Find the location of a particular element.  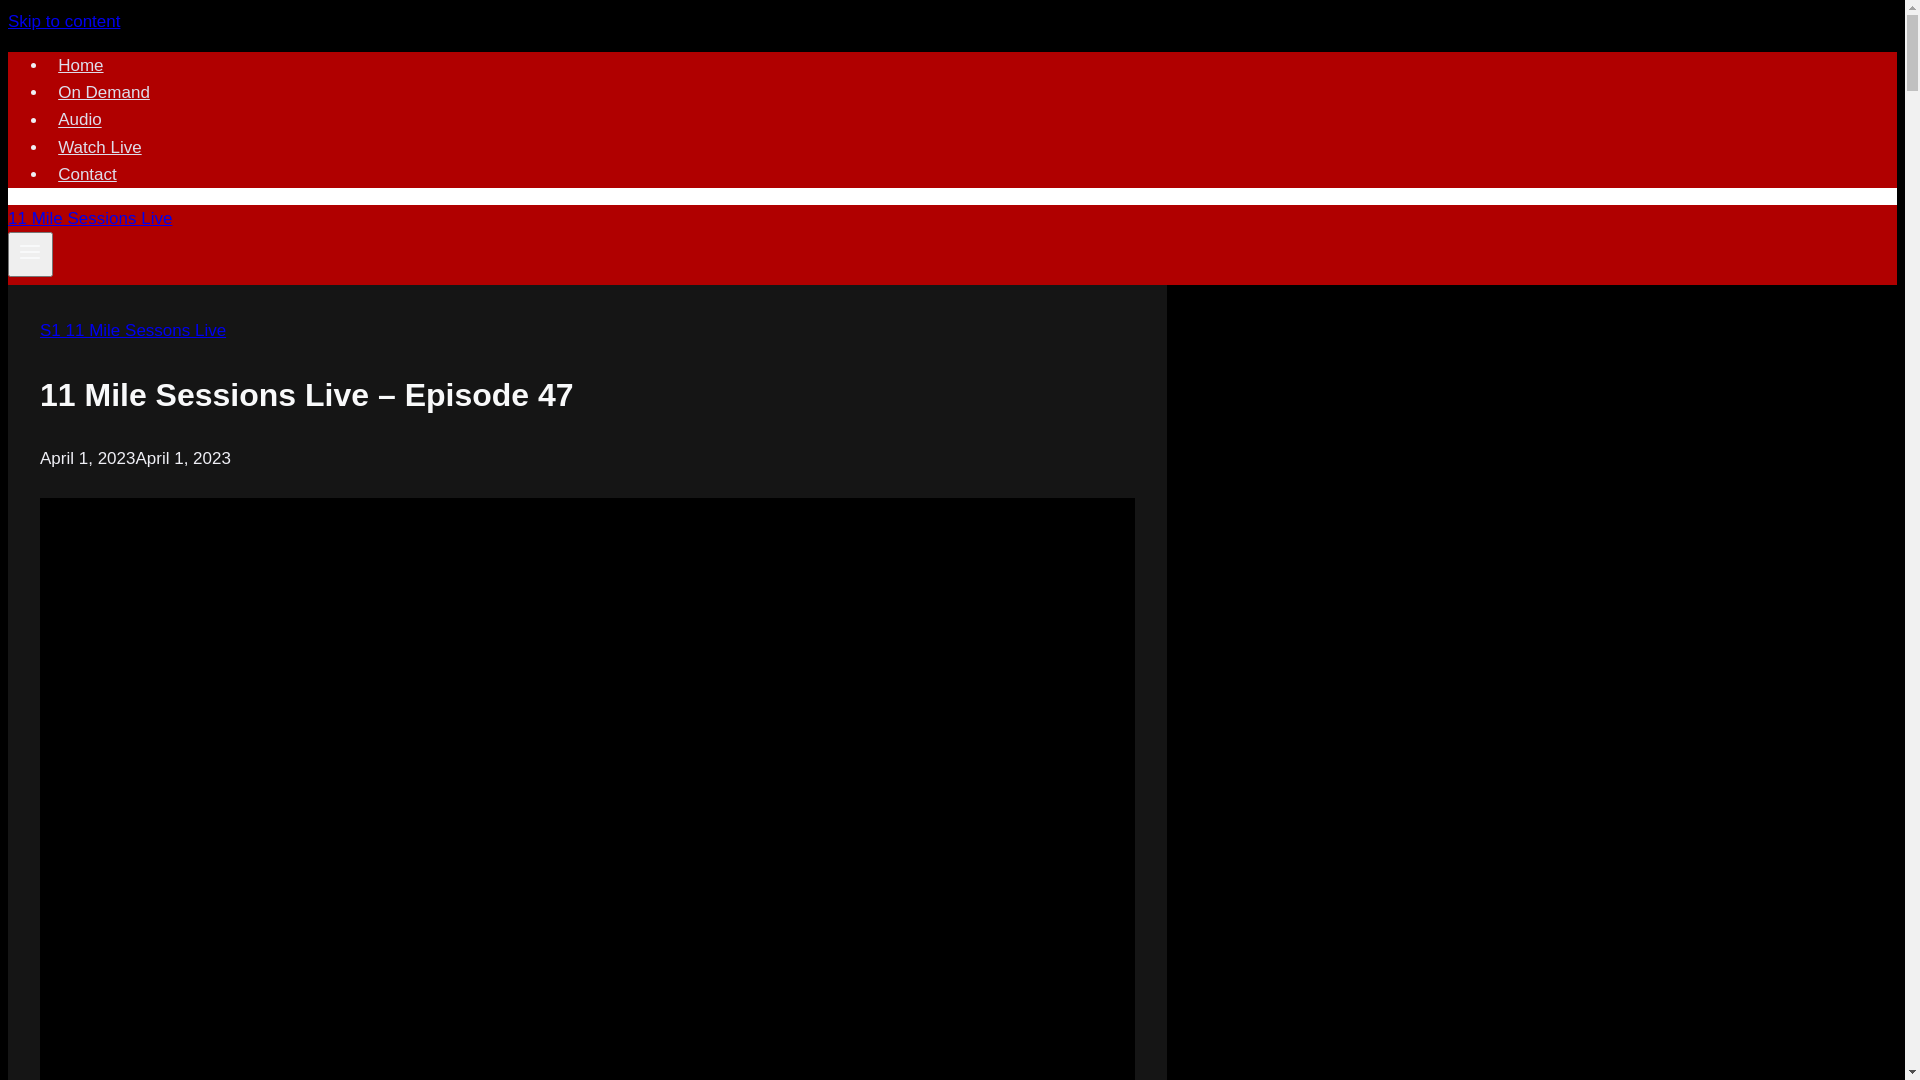

'Contact' is located at coordinates (86, 173).